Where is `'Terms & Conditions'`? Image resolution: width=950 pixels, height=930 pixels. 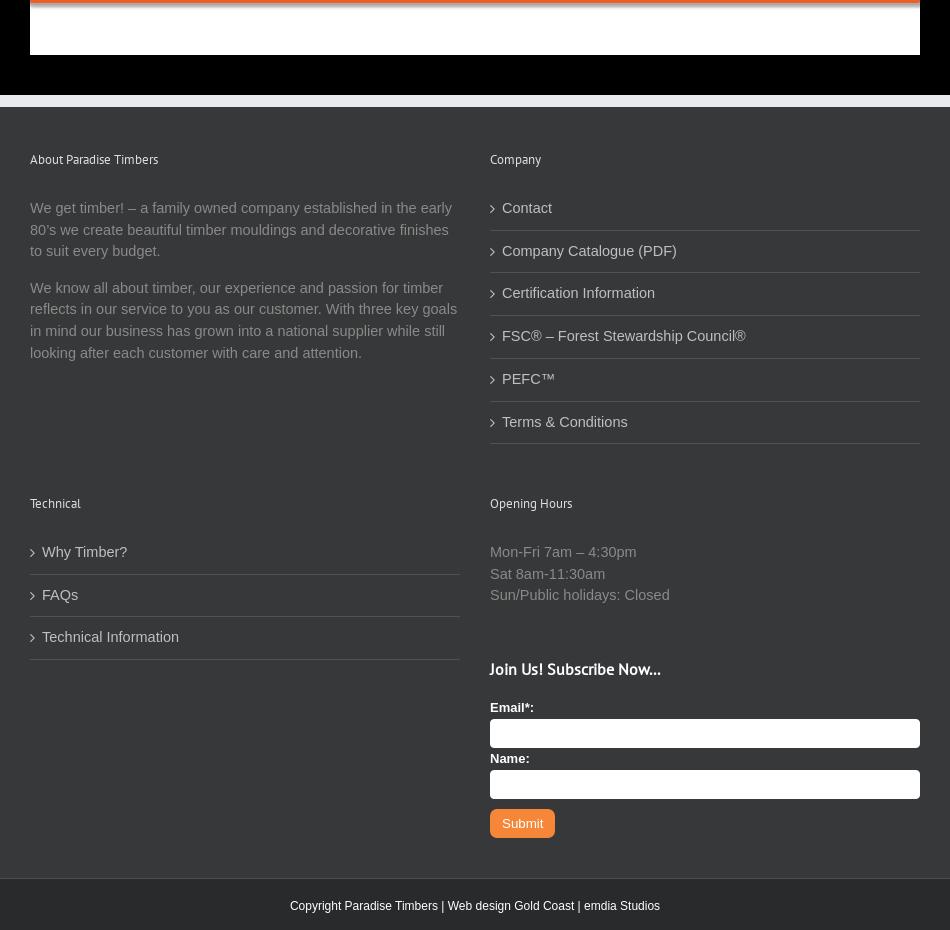
'Terms & Conditions' is located at coordinates (564, 421).